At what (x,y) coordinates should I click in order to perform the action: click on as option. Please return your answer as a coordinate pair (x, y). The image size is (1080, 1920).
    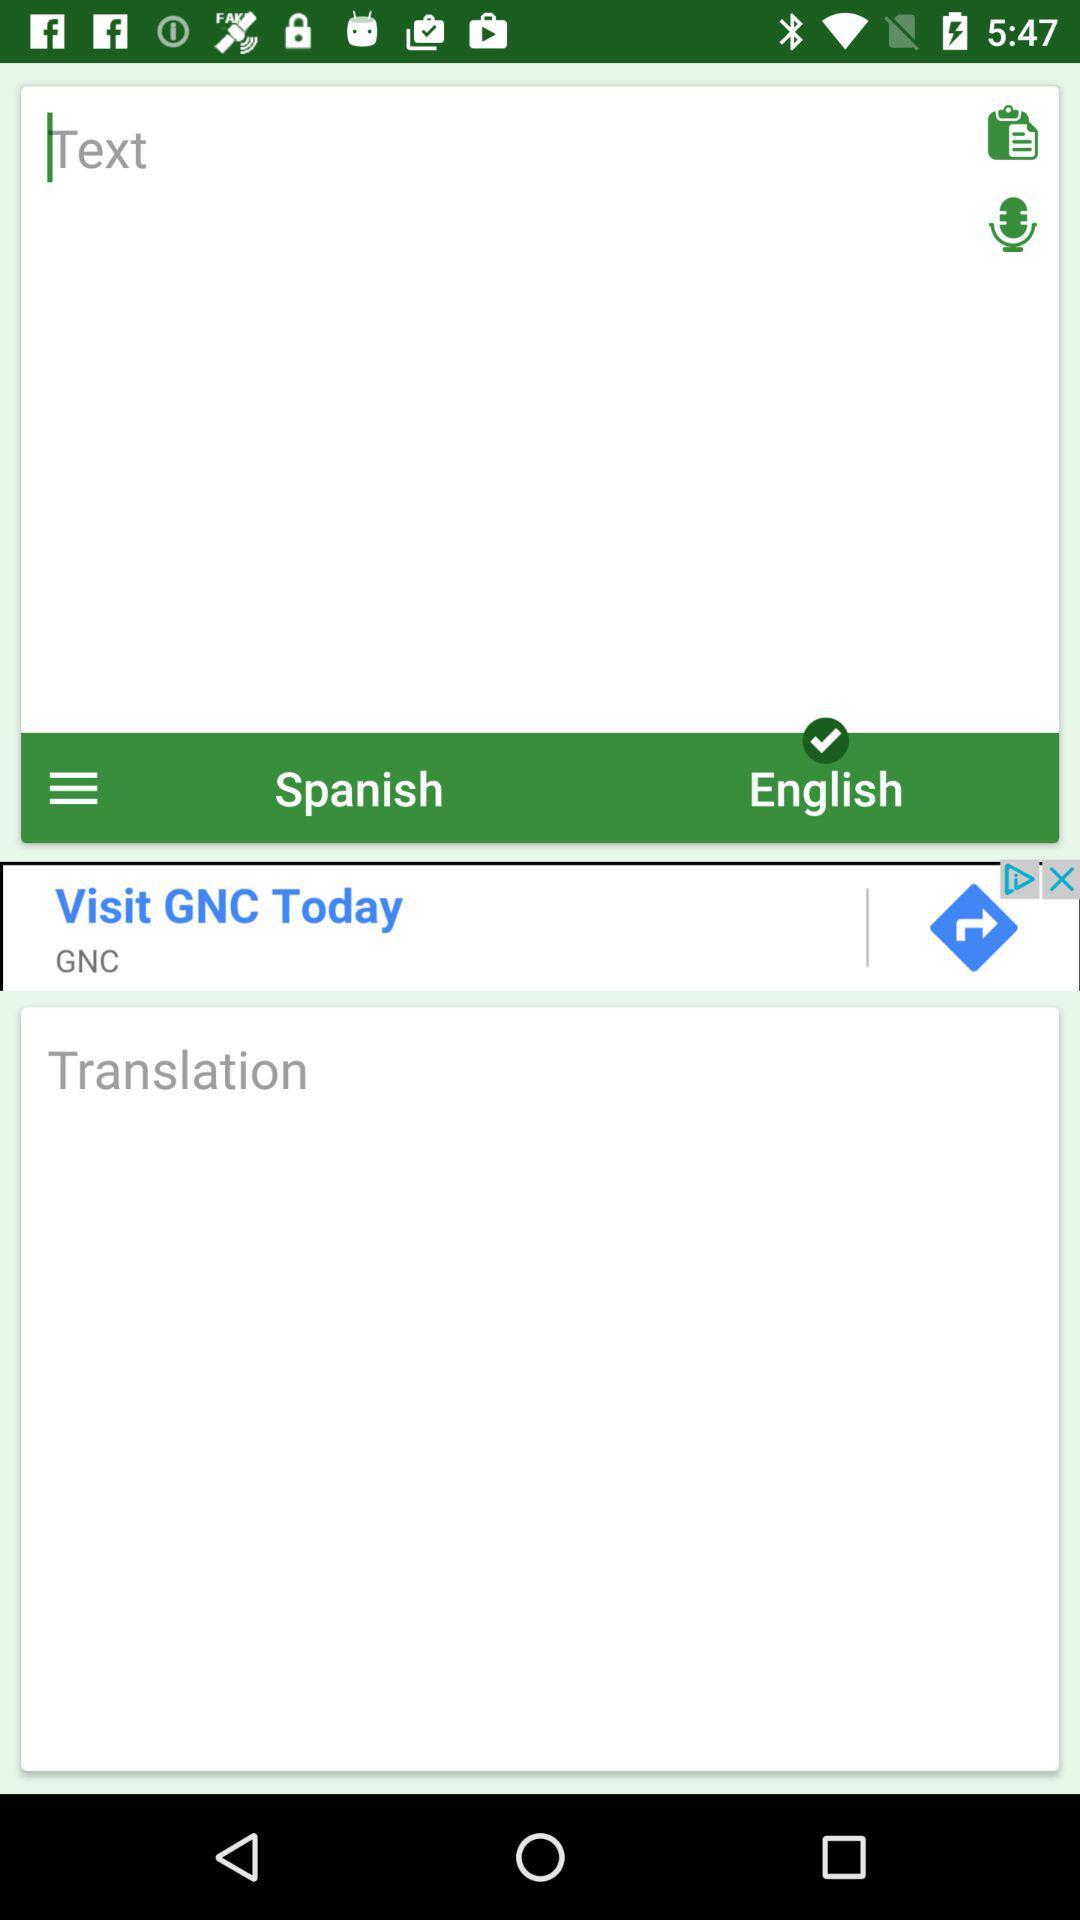
    Looking at the image, I should click on (1012, 131).